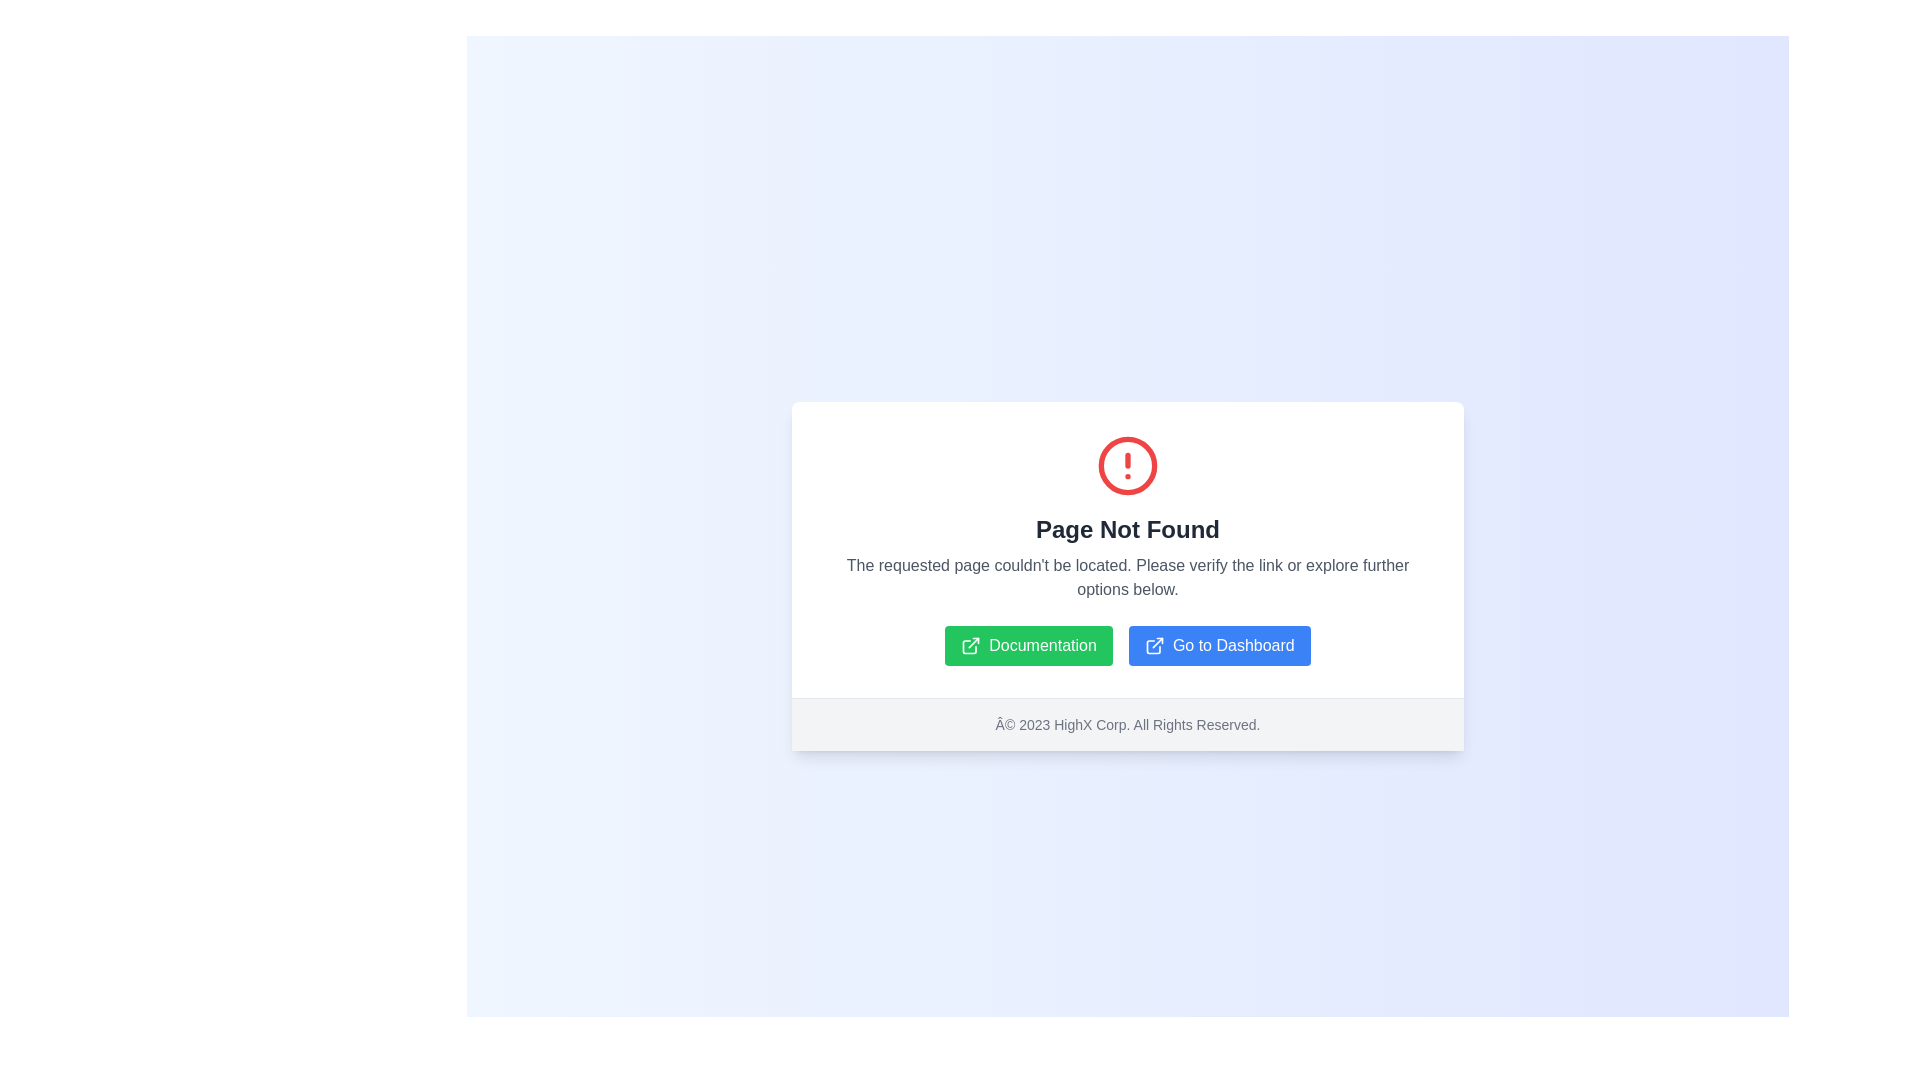  I want to click on text from the bold title text element that displays 'Page Not Found', which is located below a red warning icon and above a descriptive paragraph within a white card, so click(1128, 528).